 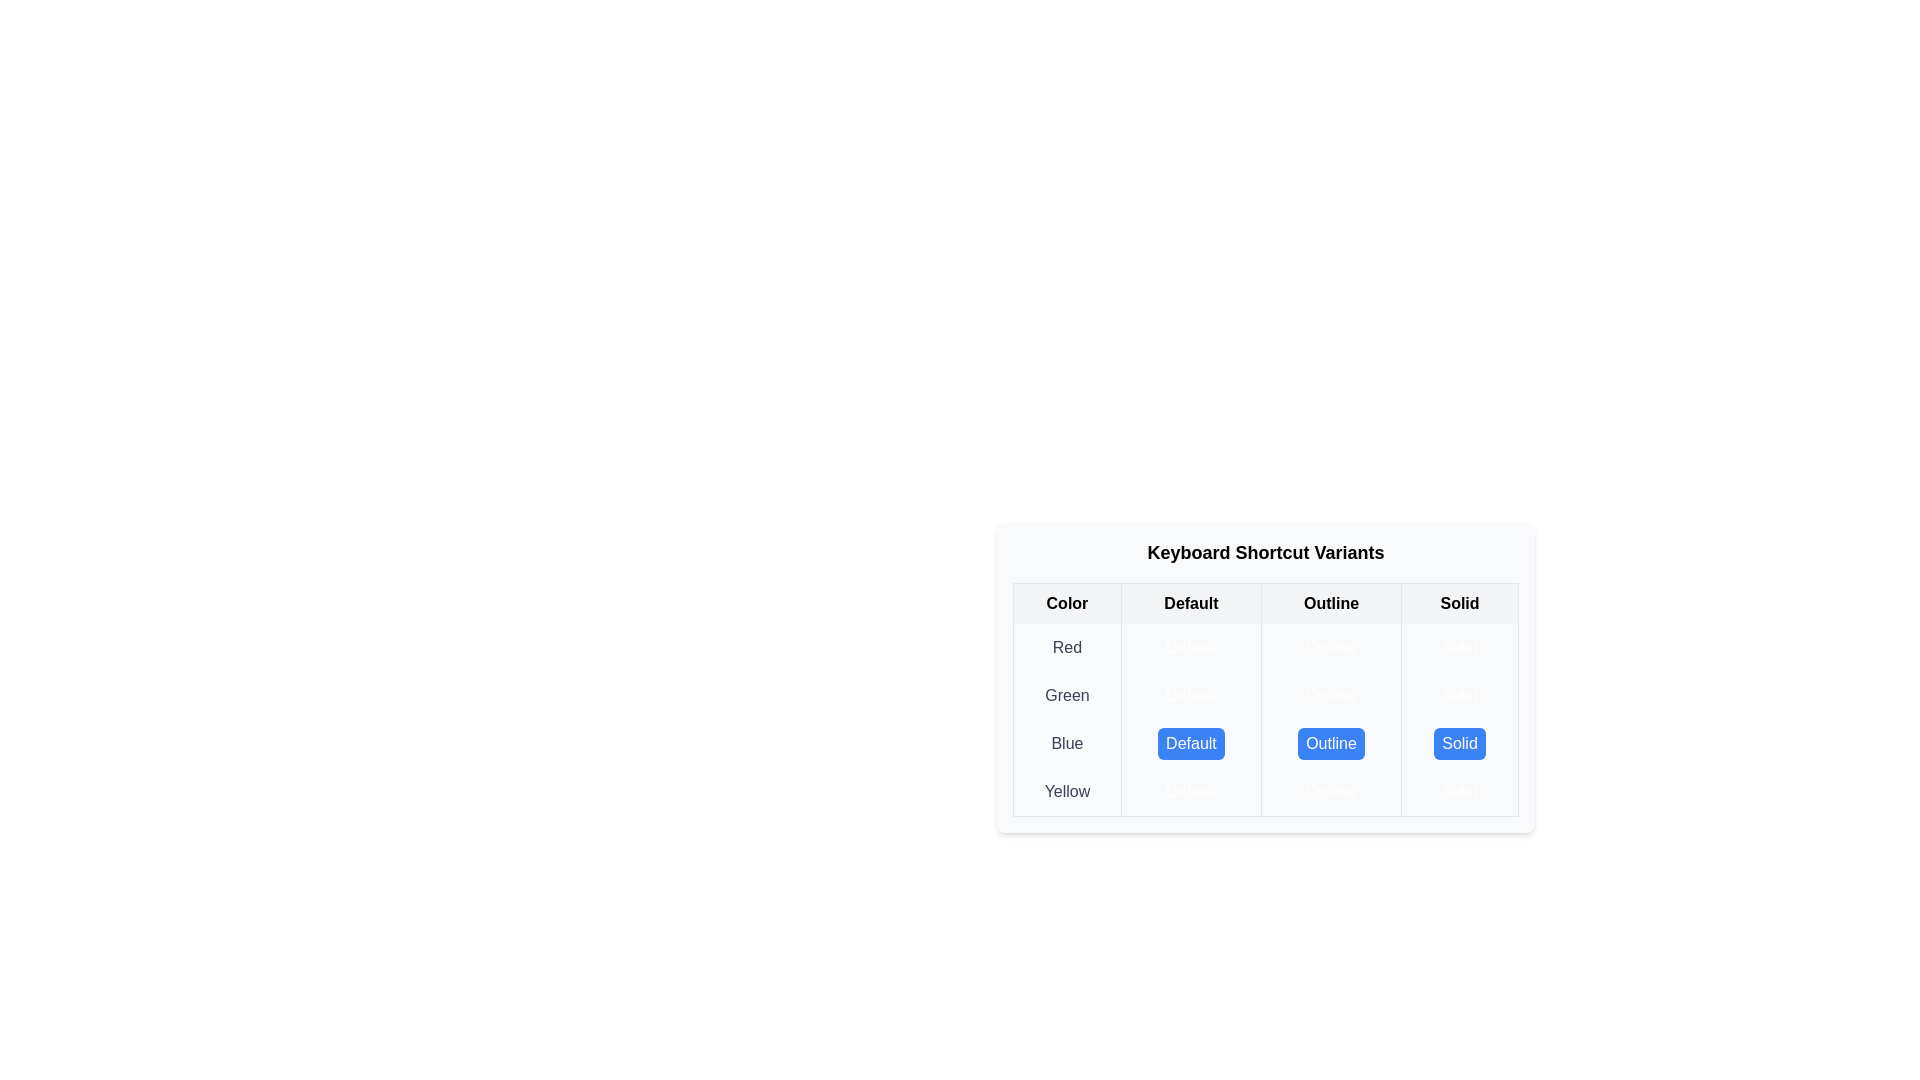 I want to click on text from the 'Outline' label, which is the third column header under 'Keyboard Shortcut Variants' in a table-like structure, so click(x=1331, y=602).